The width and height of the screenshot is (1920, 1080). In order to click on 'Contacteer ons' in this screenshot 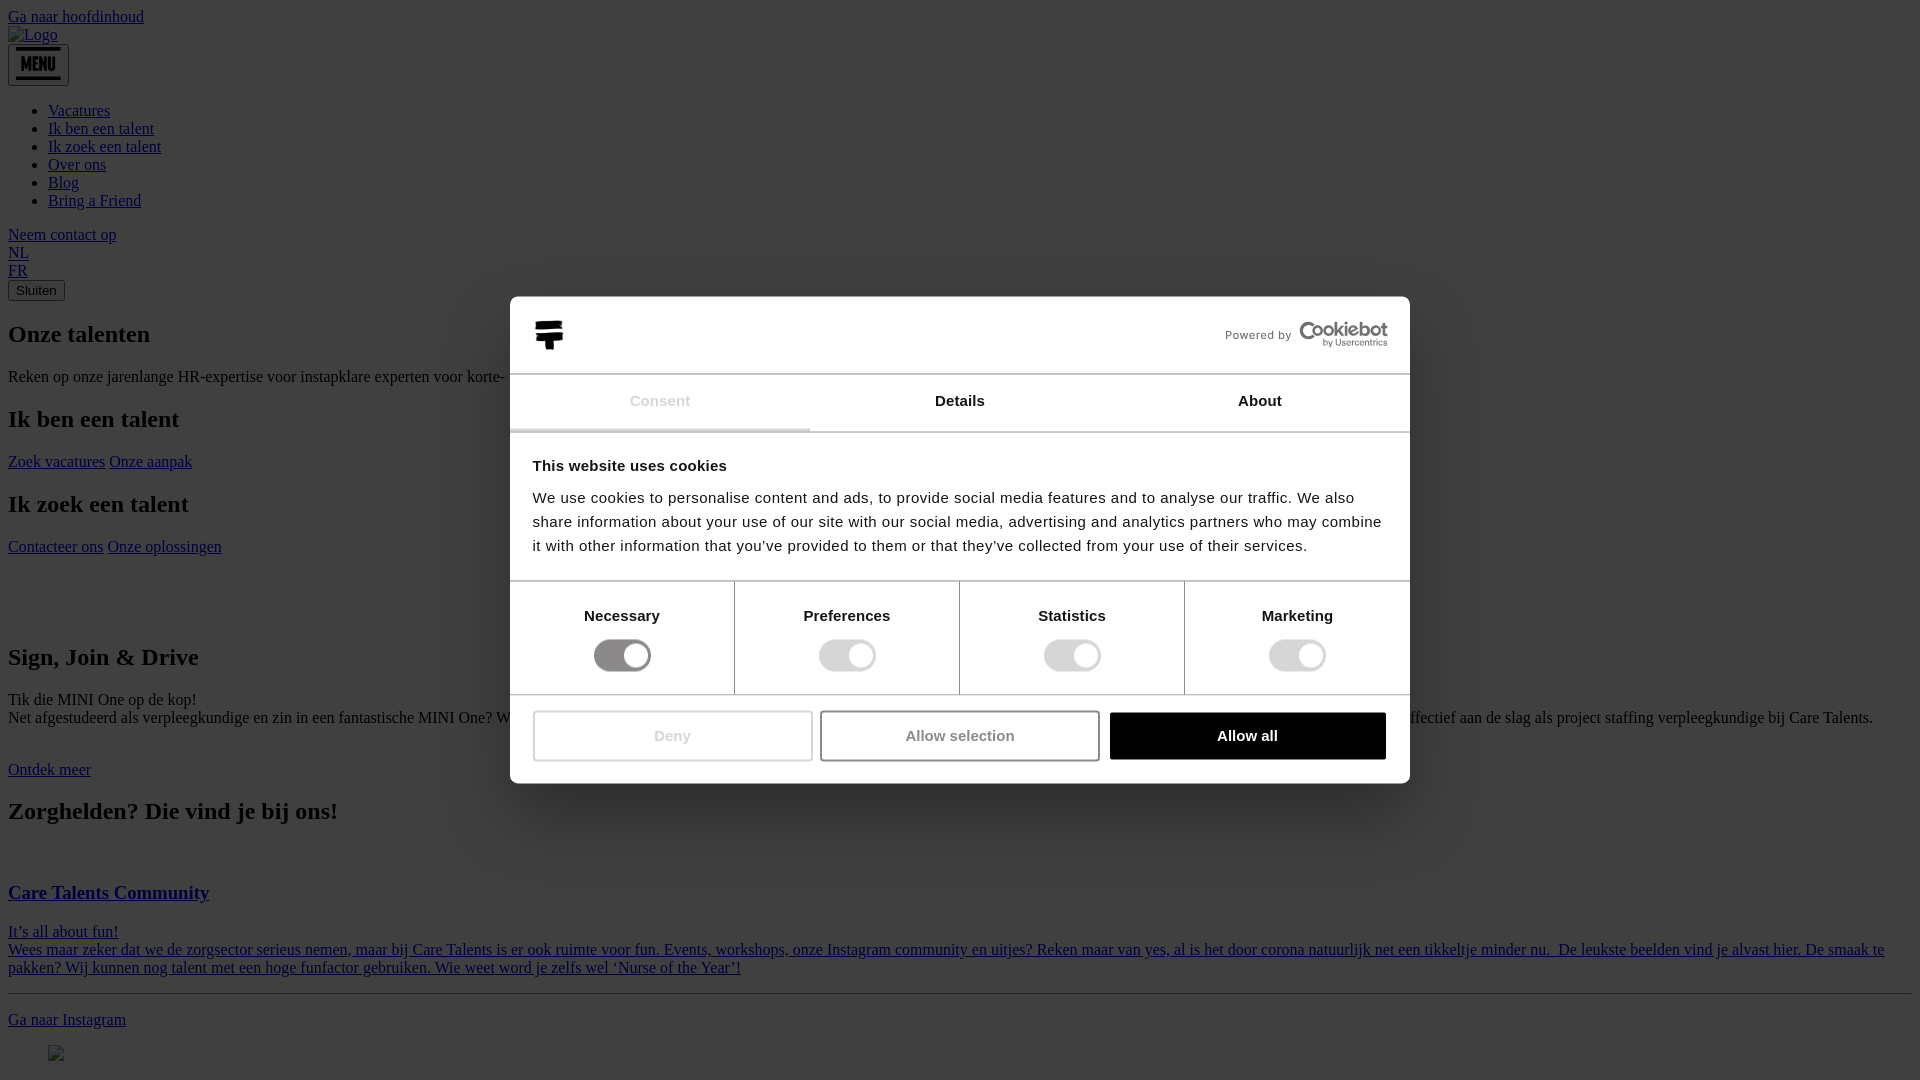, I will do `click(56, 546)`.